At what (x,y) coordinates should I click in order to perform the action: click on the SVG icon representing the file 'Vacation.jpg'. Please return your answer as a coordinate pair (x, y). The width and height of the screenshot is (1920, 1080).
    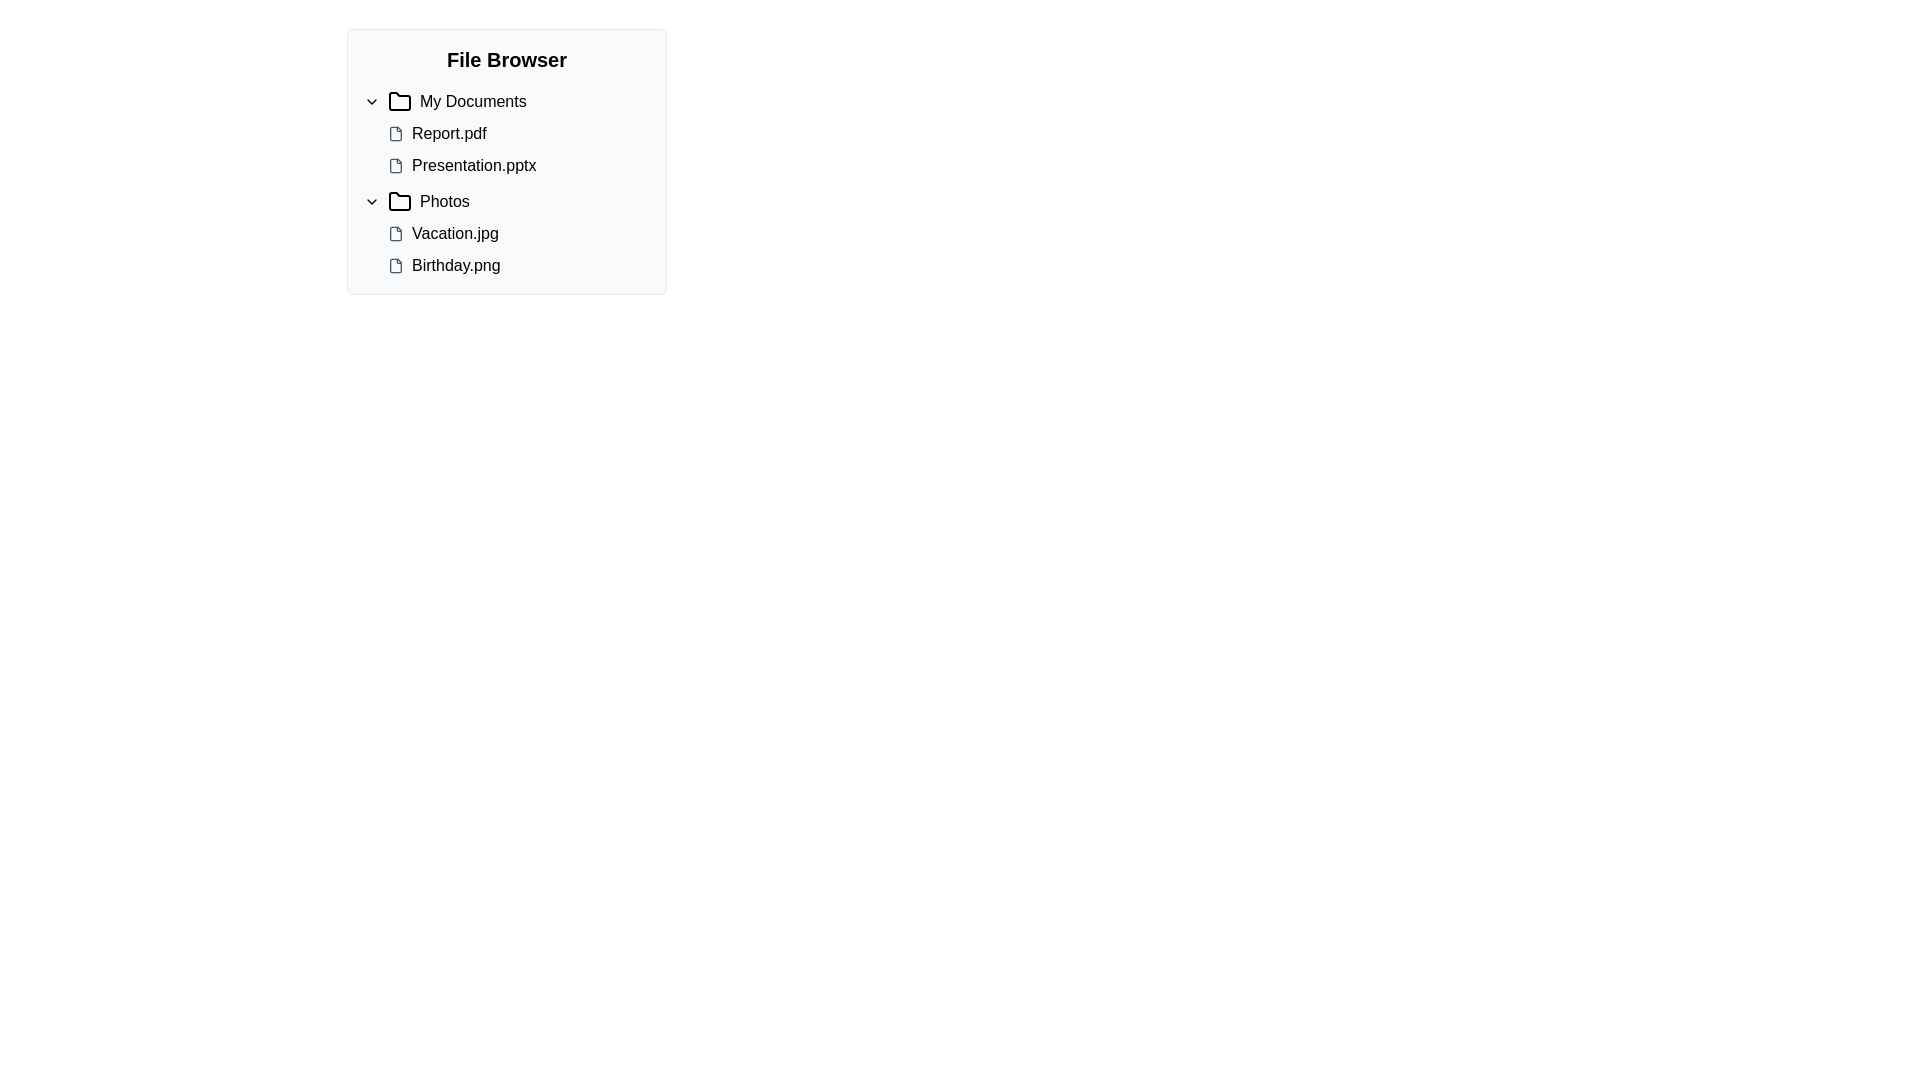
    Looking at the image, I should click on (395, 233).